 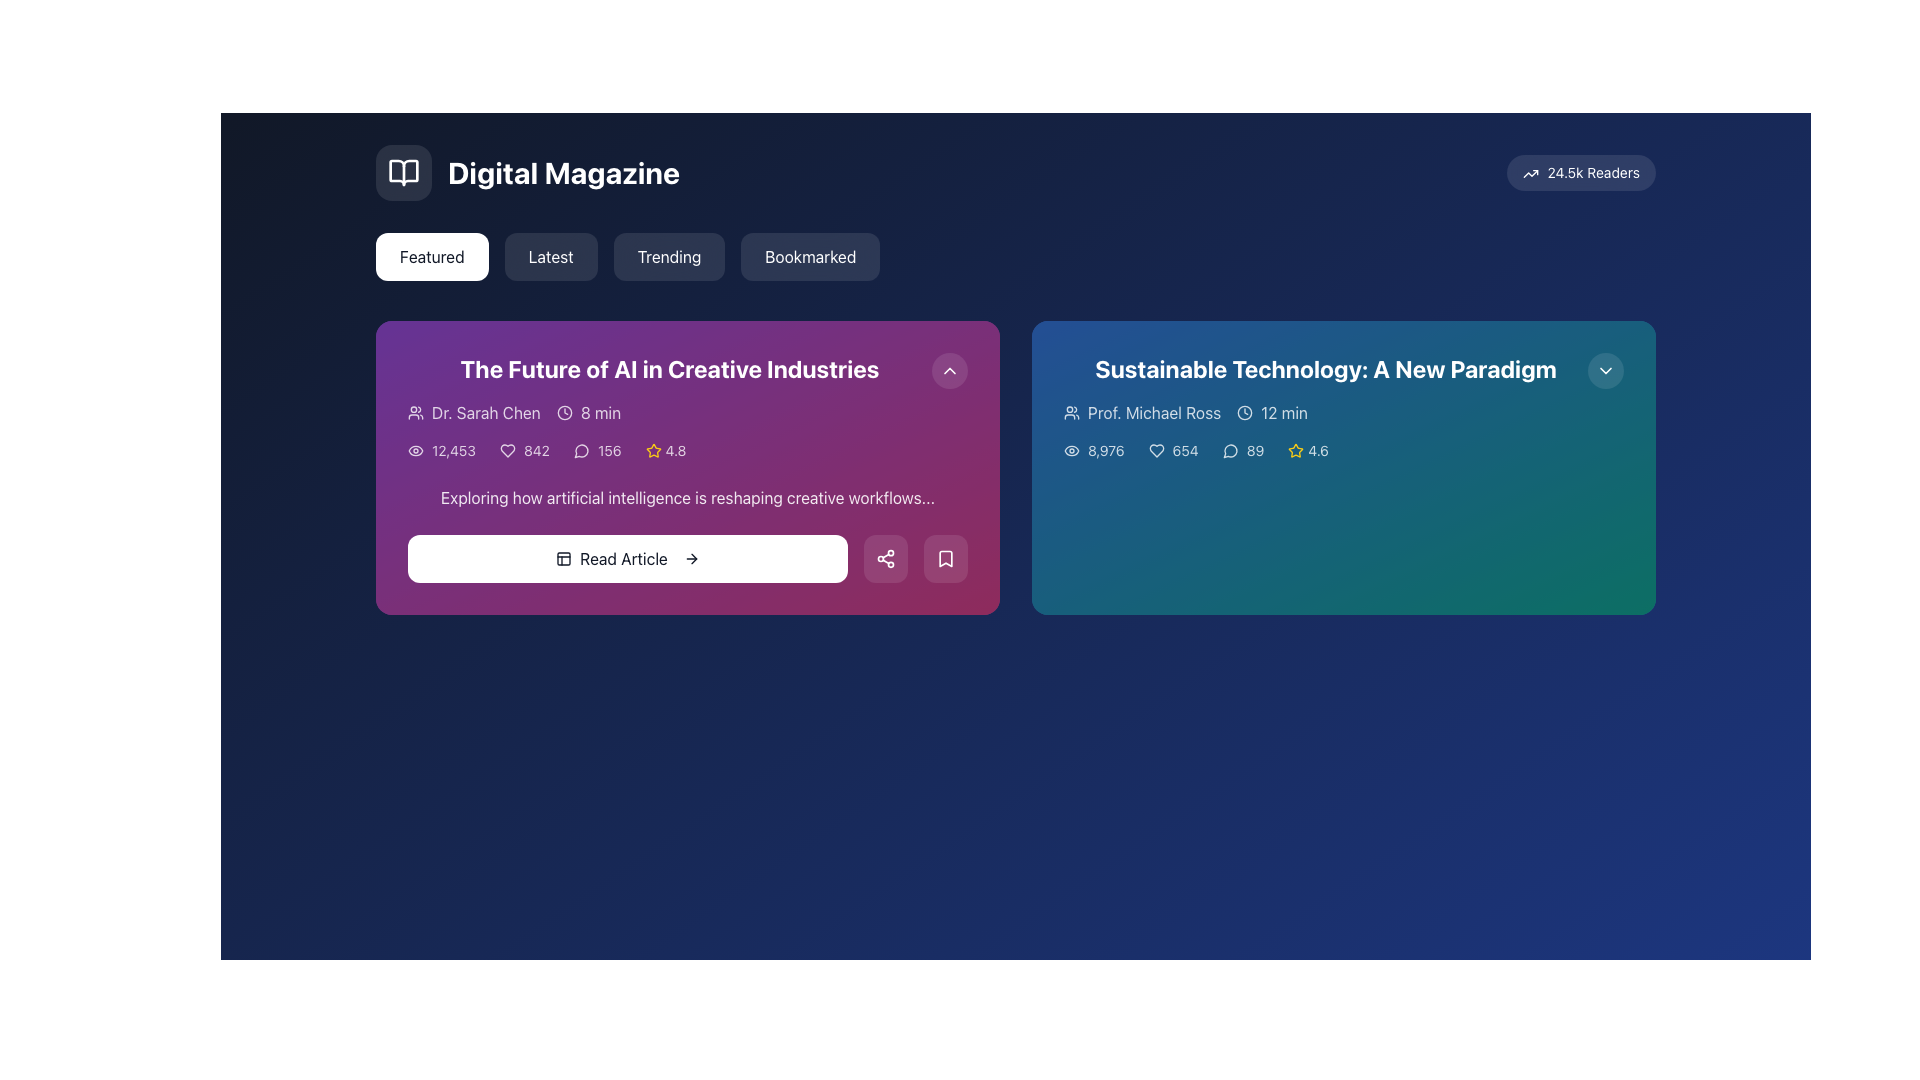 I want to click on the upward-pointing chevron arrow icon button located at the central top region of the card-like block on the left side of the interface, so click(x=949, y=370).